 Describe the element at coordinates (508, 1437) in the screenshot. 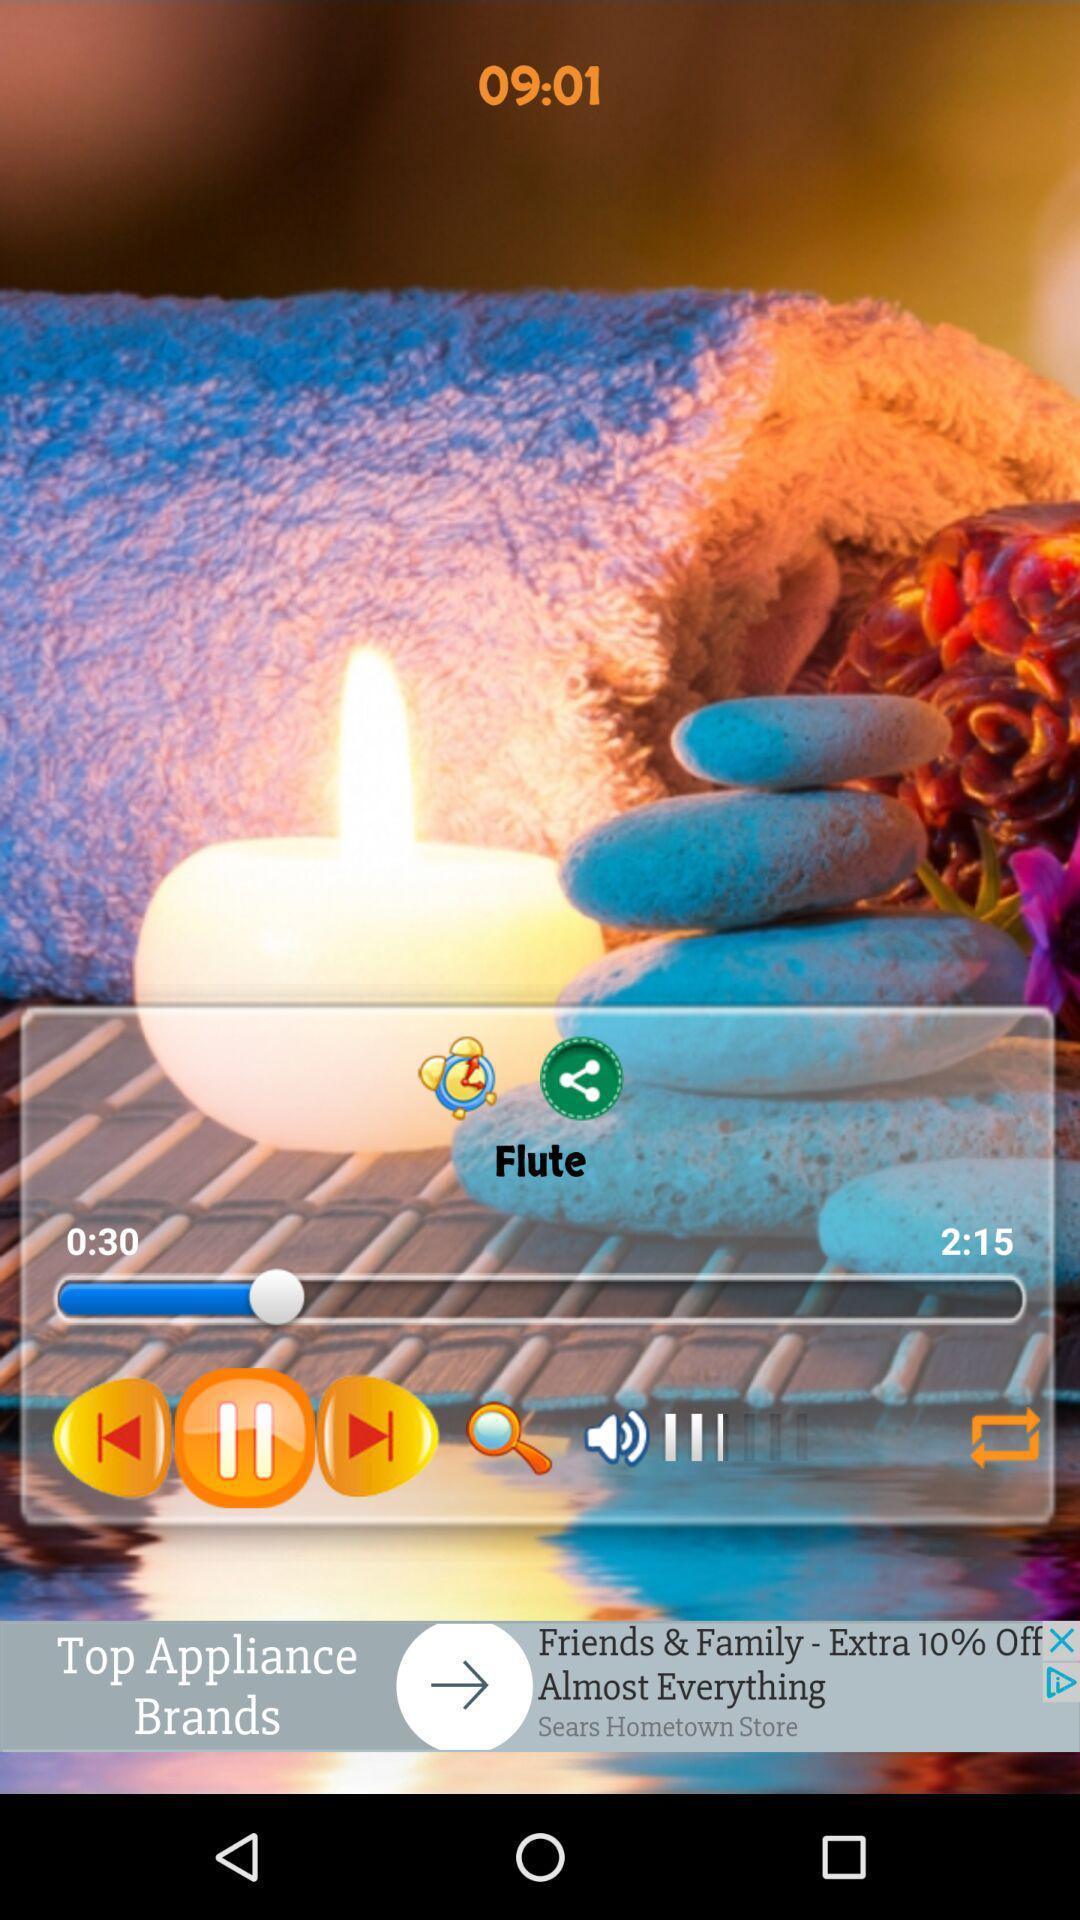

I see `search` at that location.